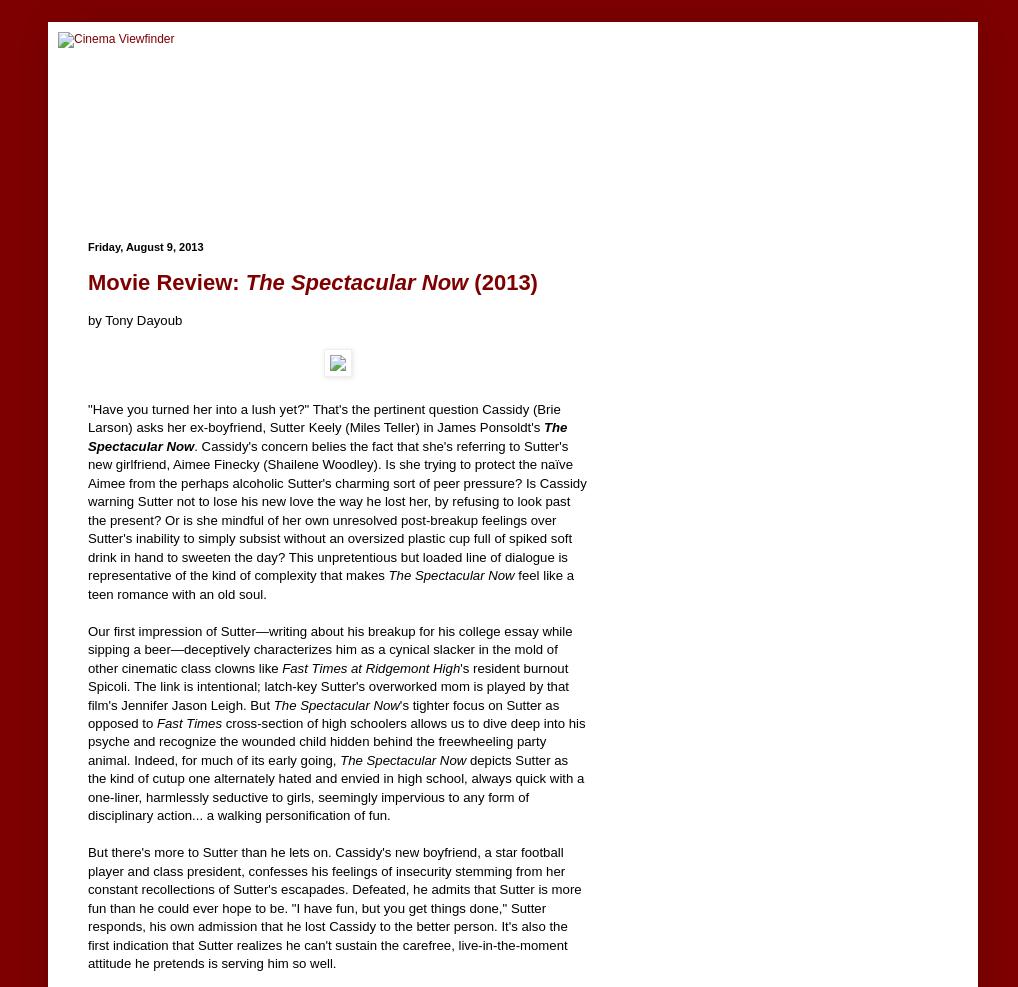 The image size is (1018, 987). I want to click on ''s tighter focus on Sutter as opposed to', so click(322, 712).